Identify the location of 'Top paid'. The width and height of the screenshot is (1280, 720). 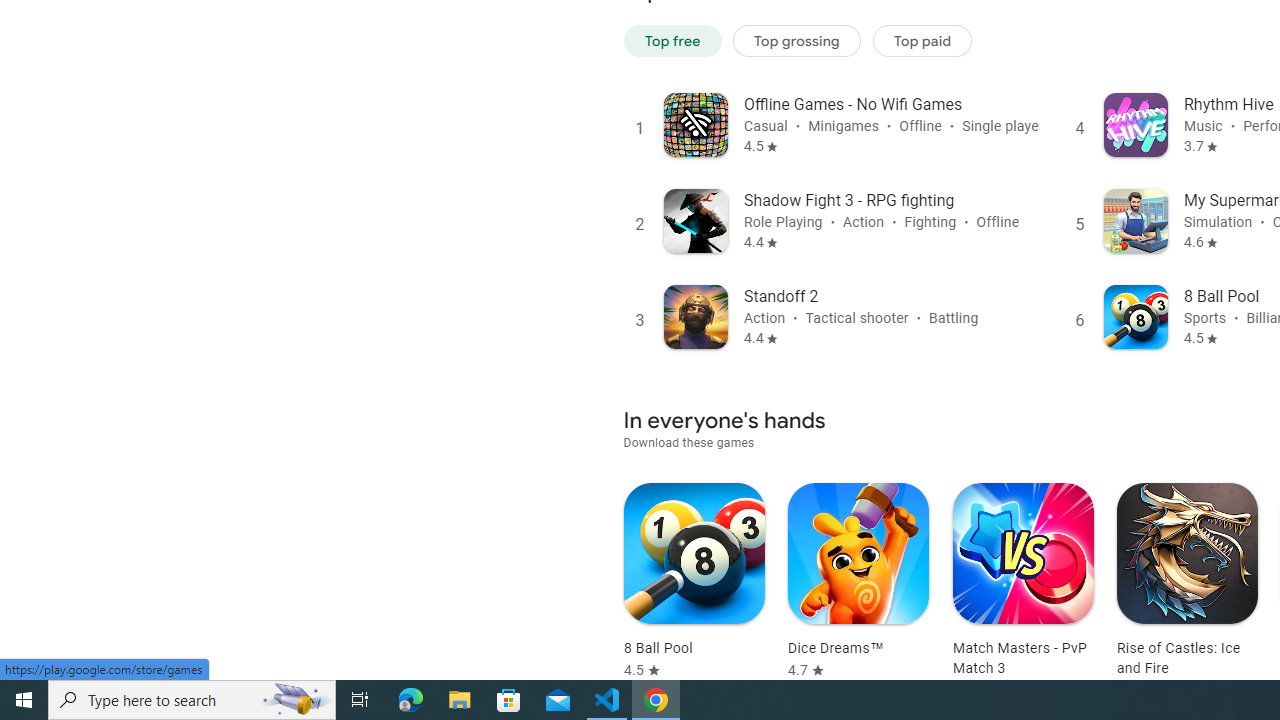
(921, 40).